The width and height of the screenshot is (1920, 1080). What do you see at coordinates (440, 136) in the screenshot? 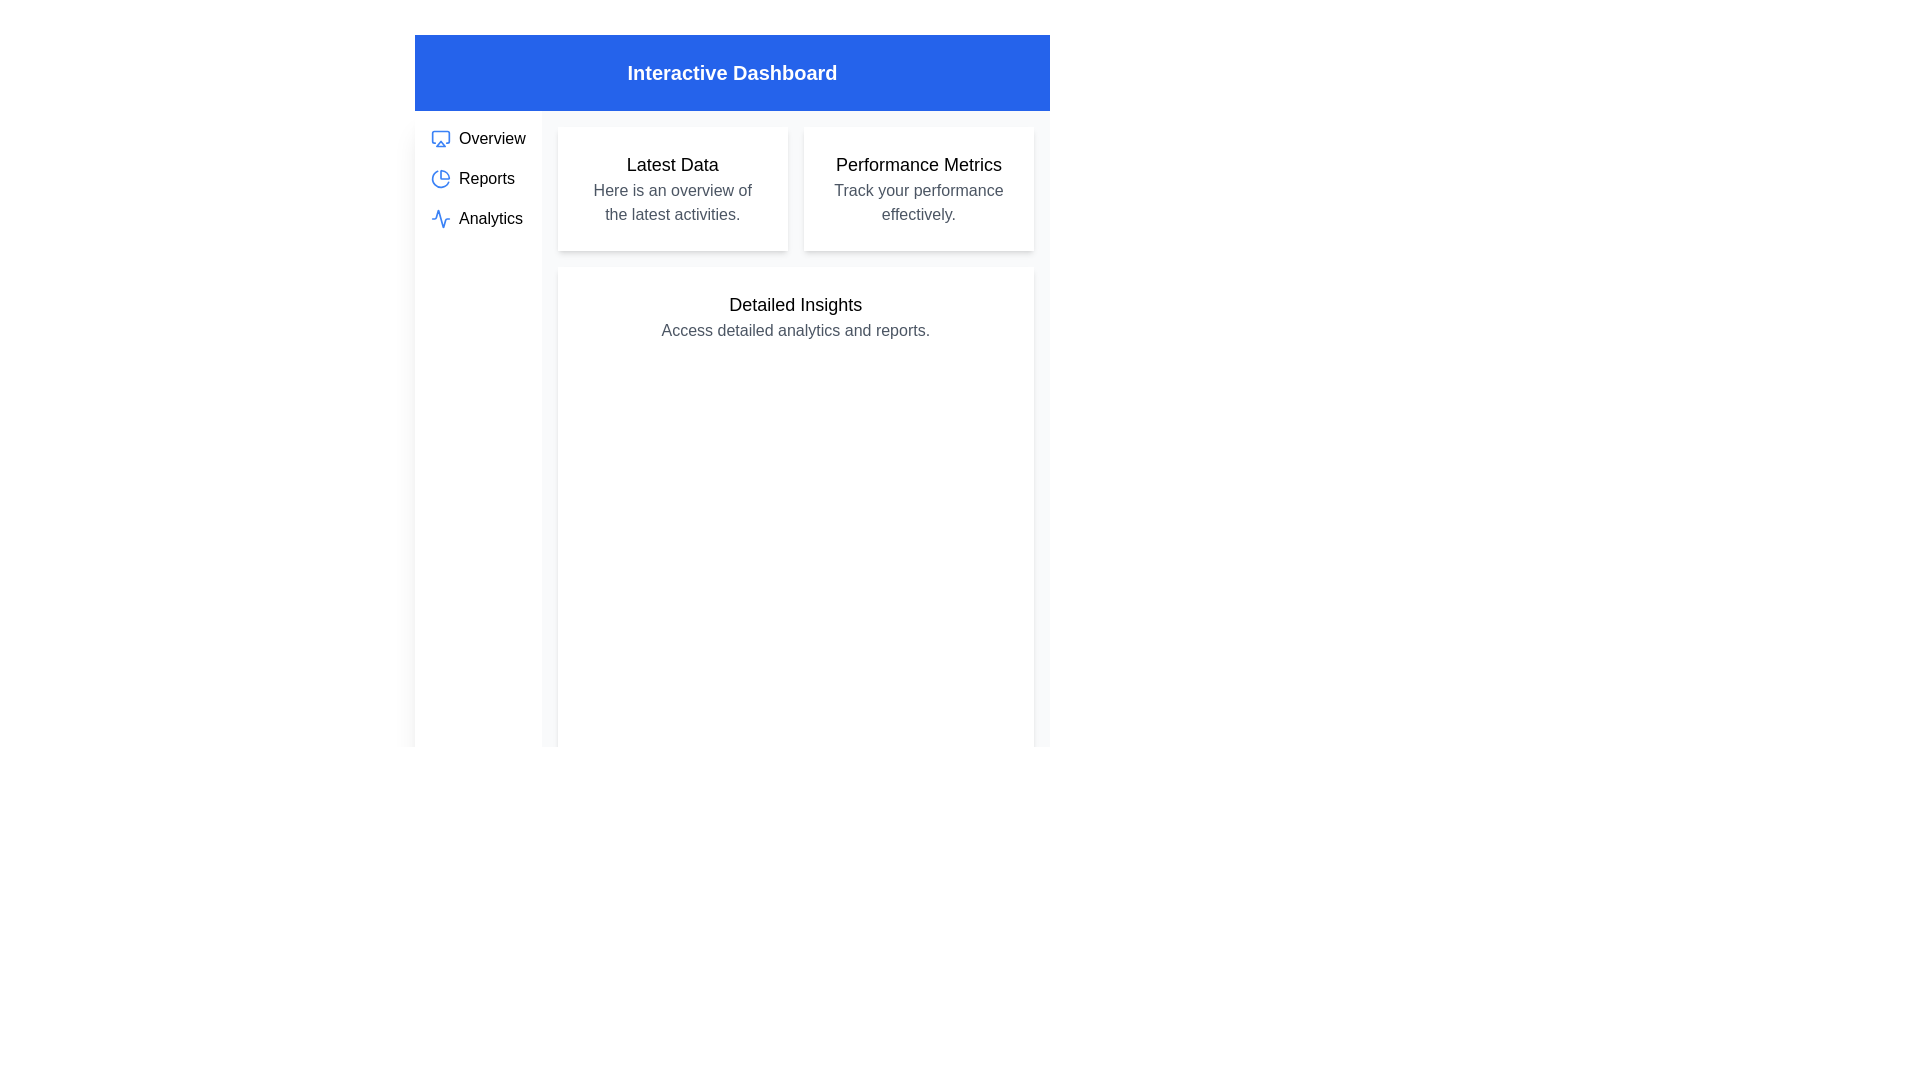
I see `the blue rectangular frame with rounded corners in the sidebar menu that represents the 'Overview' section` at bounding box center [440, 136].